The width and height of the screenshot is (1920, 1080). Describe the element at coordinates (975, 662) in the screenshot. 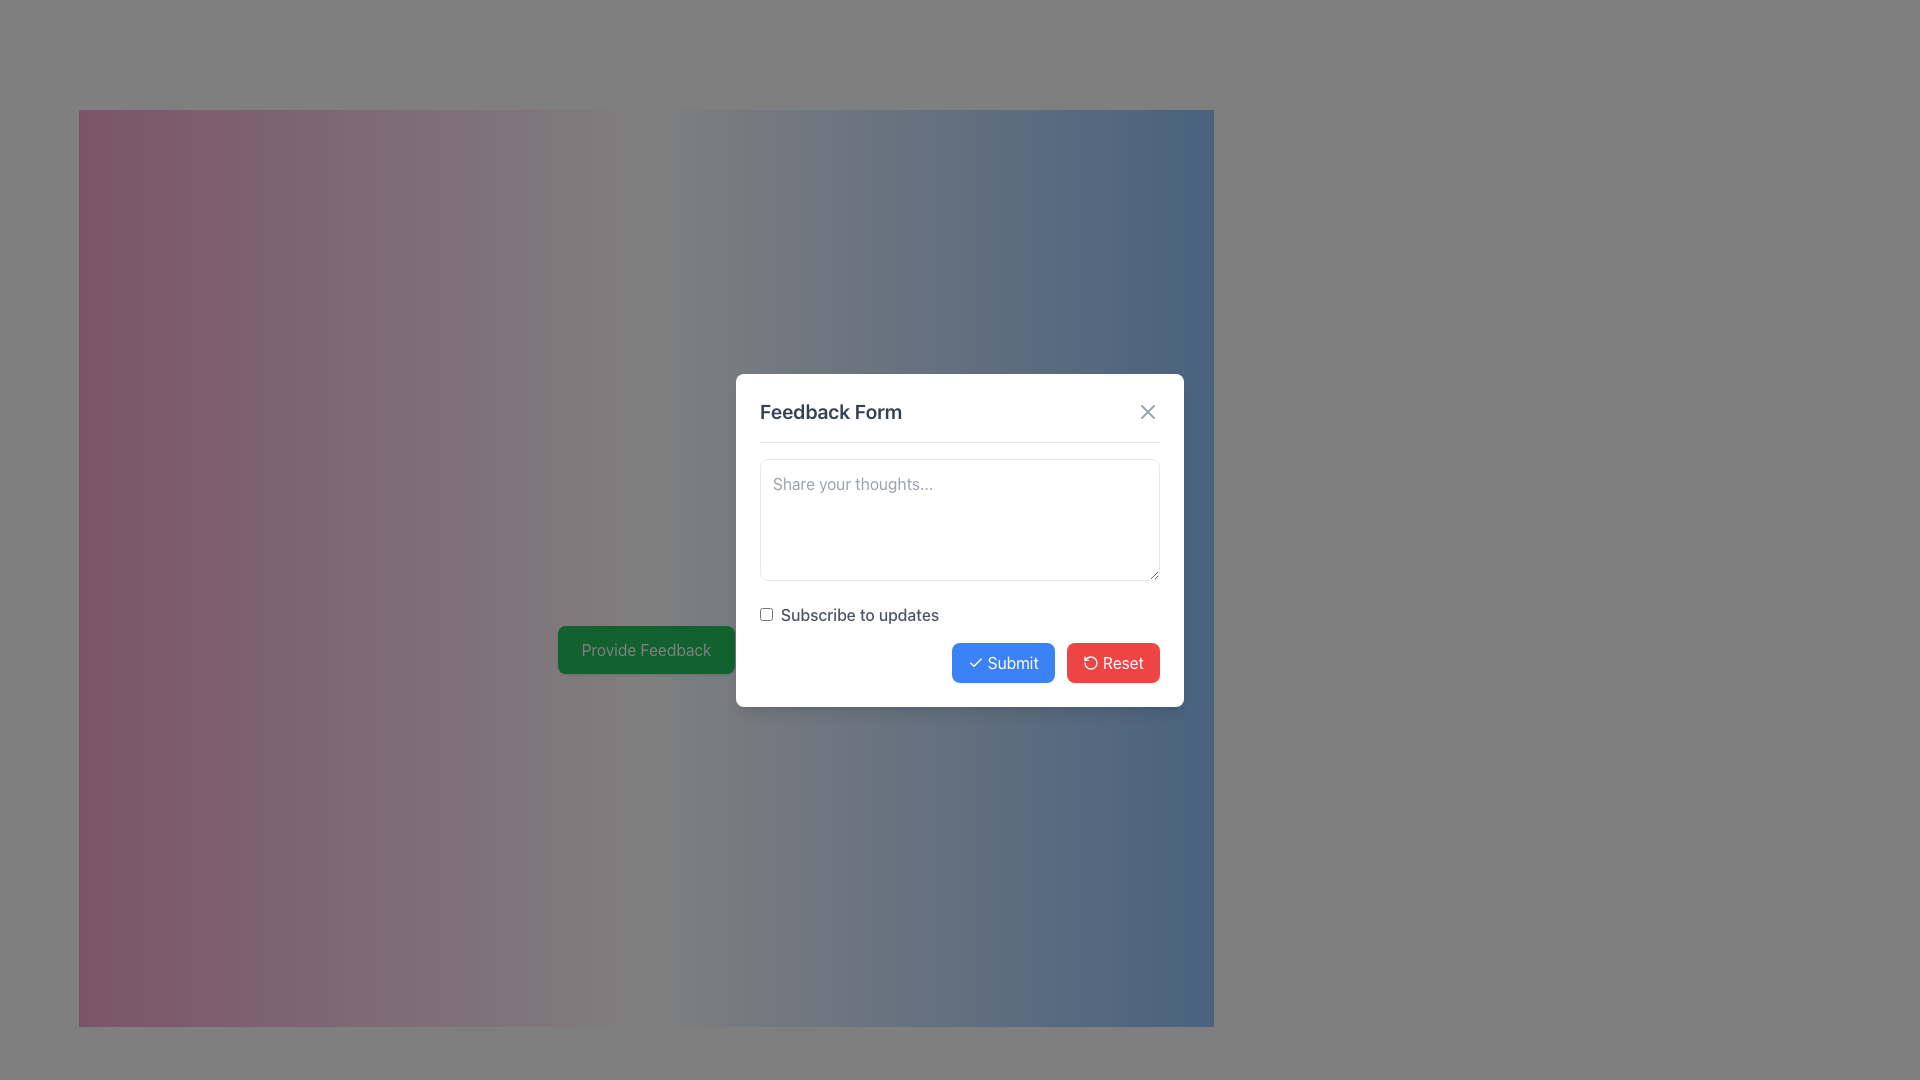

I see `the check icon located at the center of the 'Submit' button in the dialog box's footer, adjacent to the text label` at that location.